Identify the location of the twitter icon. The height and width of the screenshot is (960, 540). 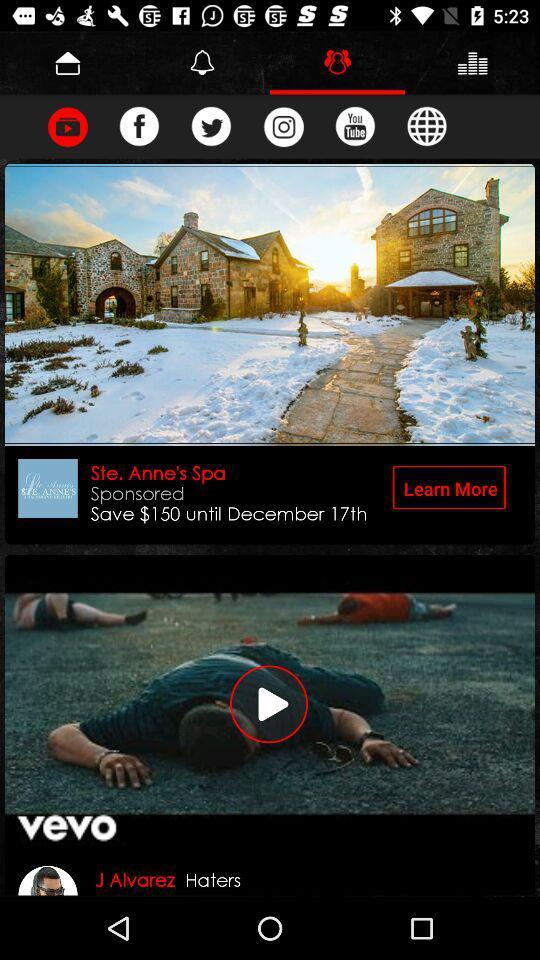
(210, 125).